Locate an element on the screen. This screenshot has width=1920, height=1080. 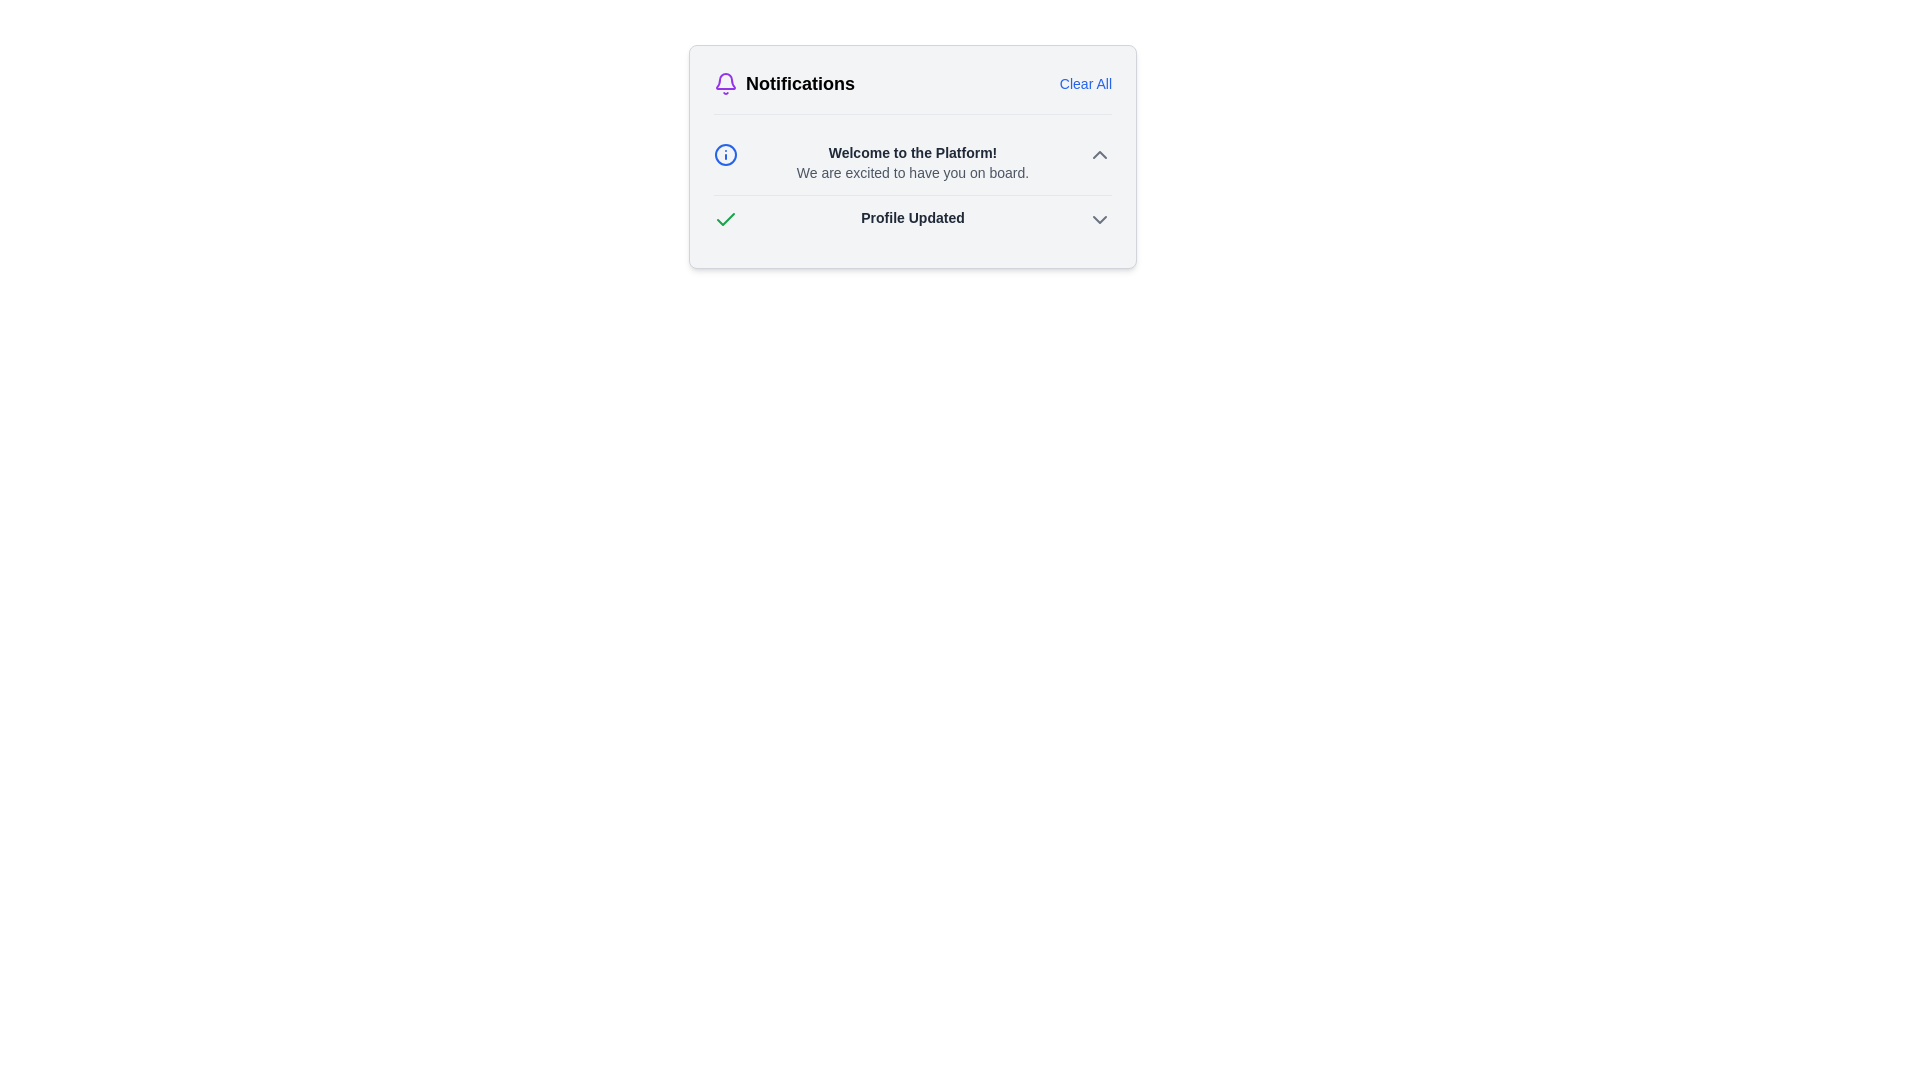
the Notification Header with Supportive Text, which welcomes the user to the platform and may be clickable to expand or interact with detailed notifications is located at coordinates (911, 161).